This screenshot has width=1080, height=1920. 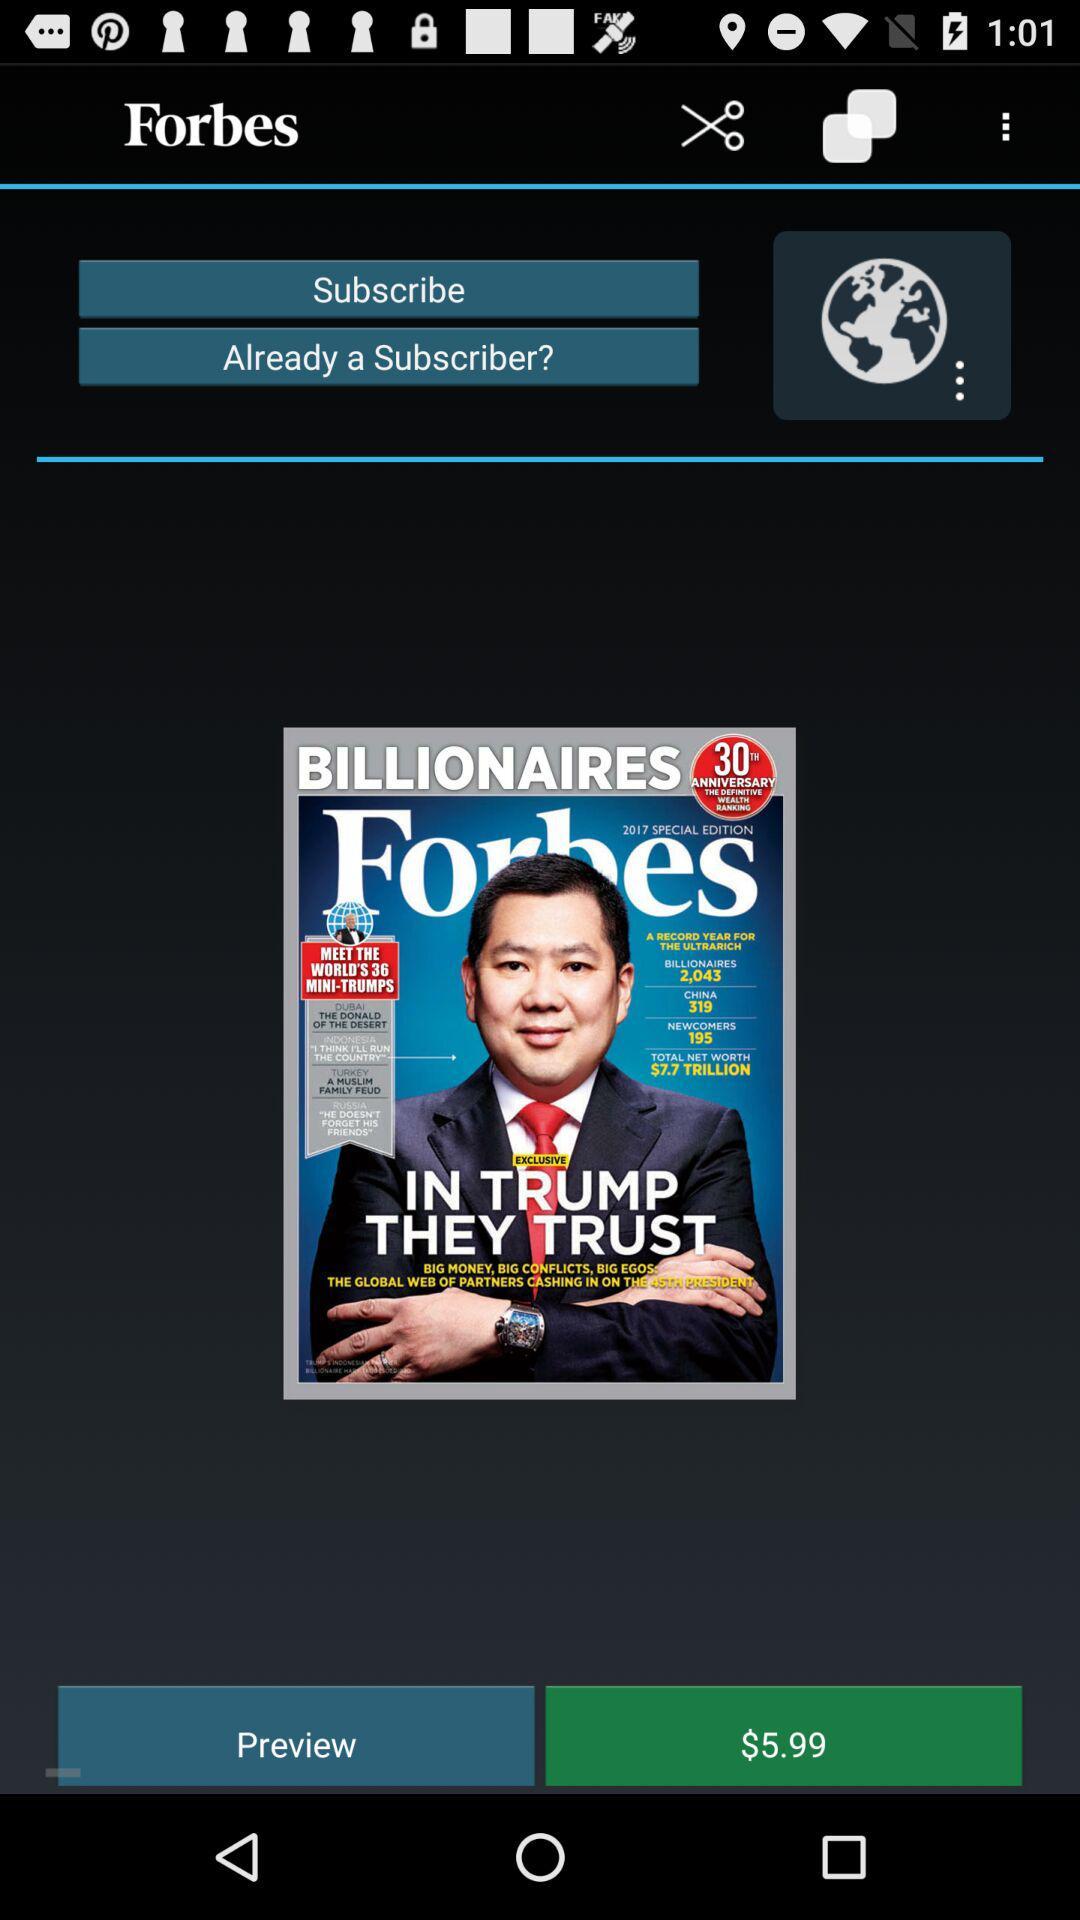 What do you see at coordinates (891, 325) in the screenshot?
I see `icon next to the subscribe` at bounding box center [891, 325].